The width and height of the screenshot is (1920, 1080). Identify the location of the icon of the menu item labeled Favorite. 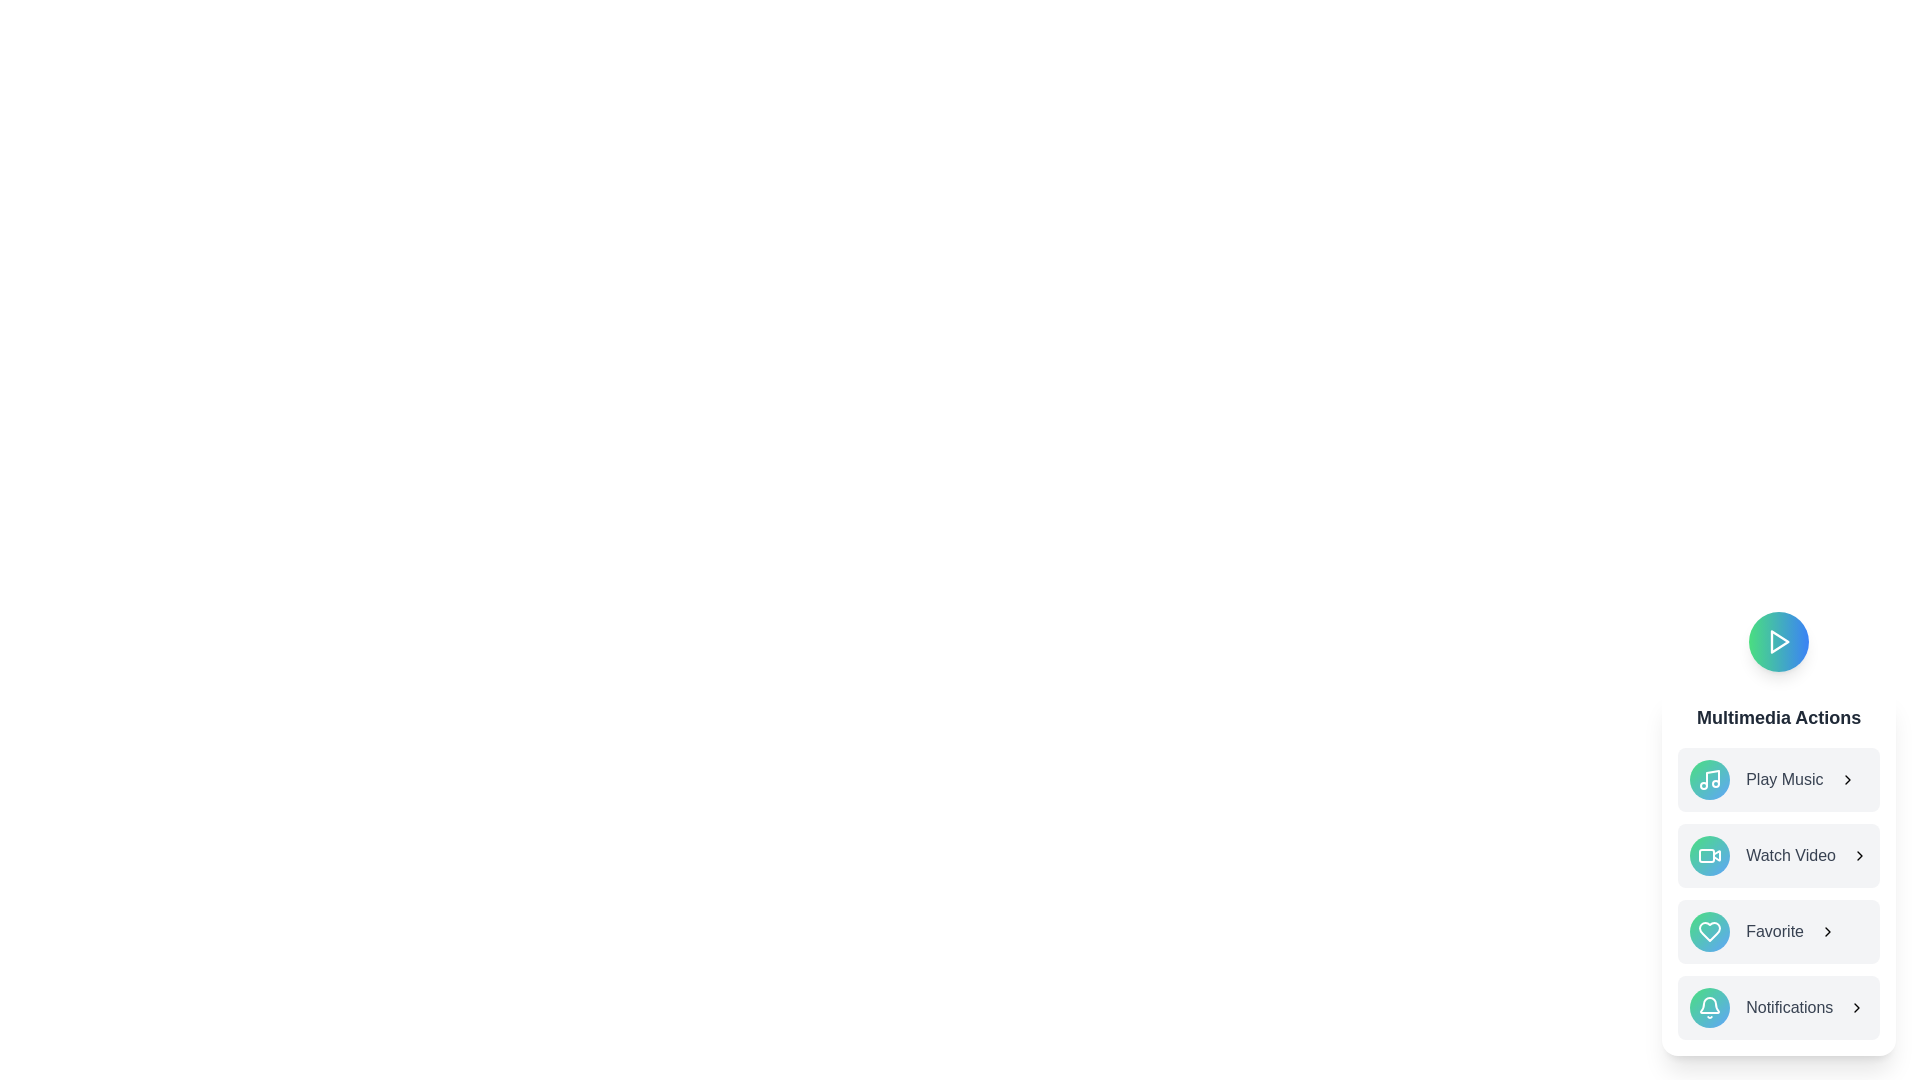
(1709, 932).